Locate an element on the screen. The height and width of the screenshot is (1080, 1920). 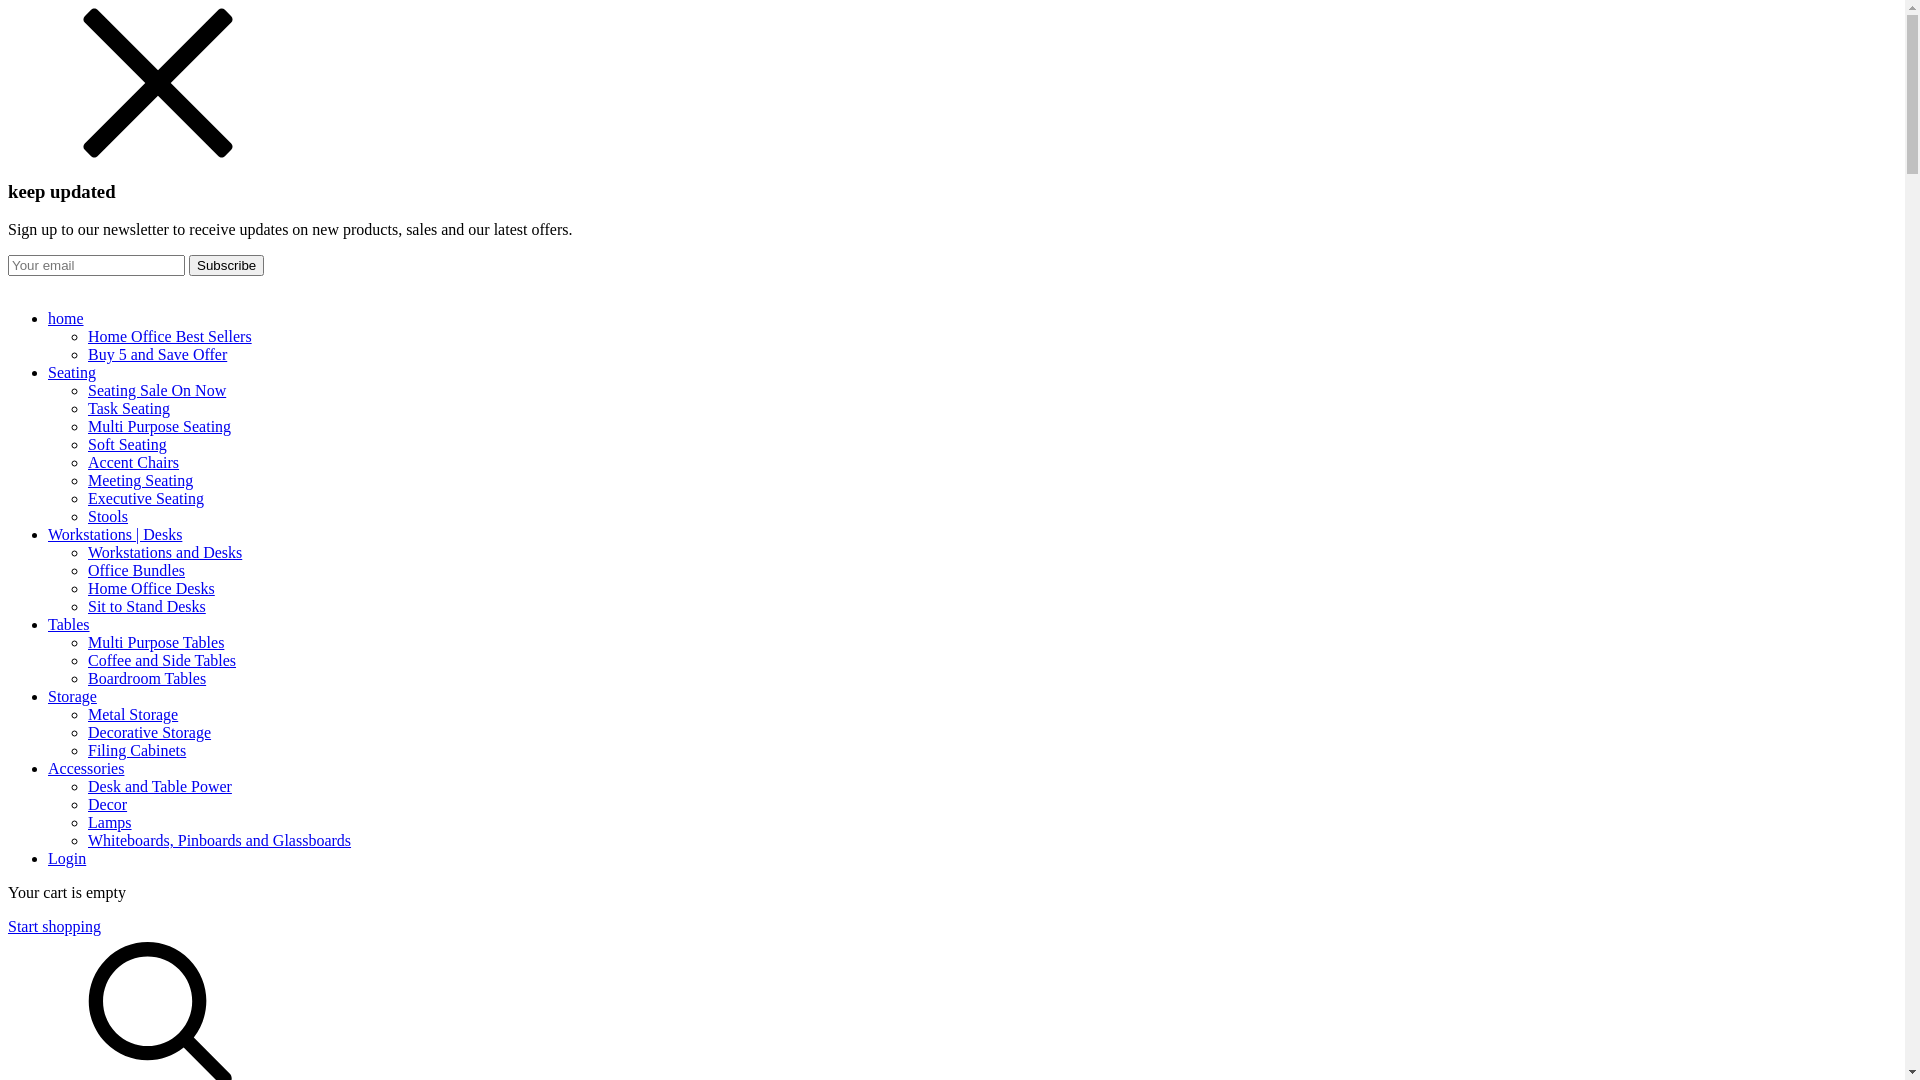
'Metal Storage' is located at coordinates (132, 713).